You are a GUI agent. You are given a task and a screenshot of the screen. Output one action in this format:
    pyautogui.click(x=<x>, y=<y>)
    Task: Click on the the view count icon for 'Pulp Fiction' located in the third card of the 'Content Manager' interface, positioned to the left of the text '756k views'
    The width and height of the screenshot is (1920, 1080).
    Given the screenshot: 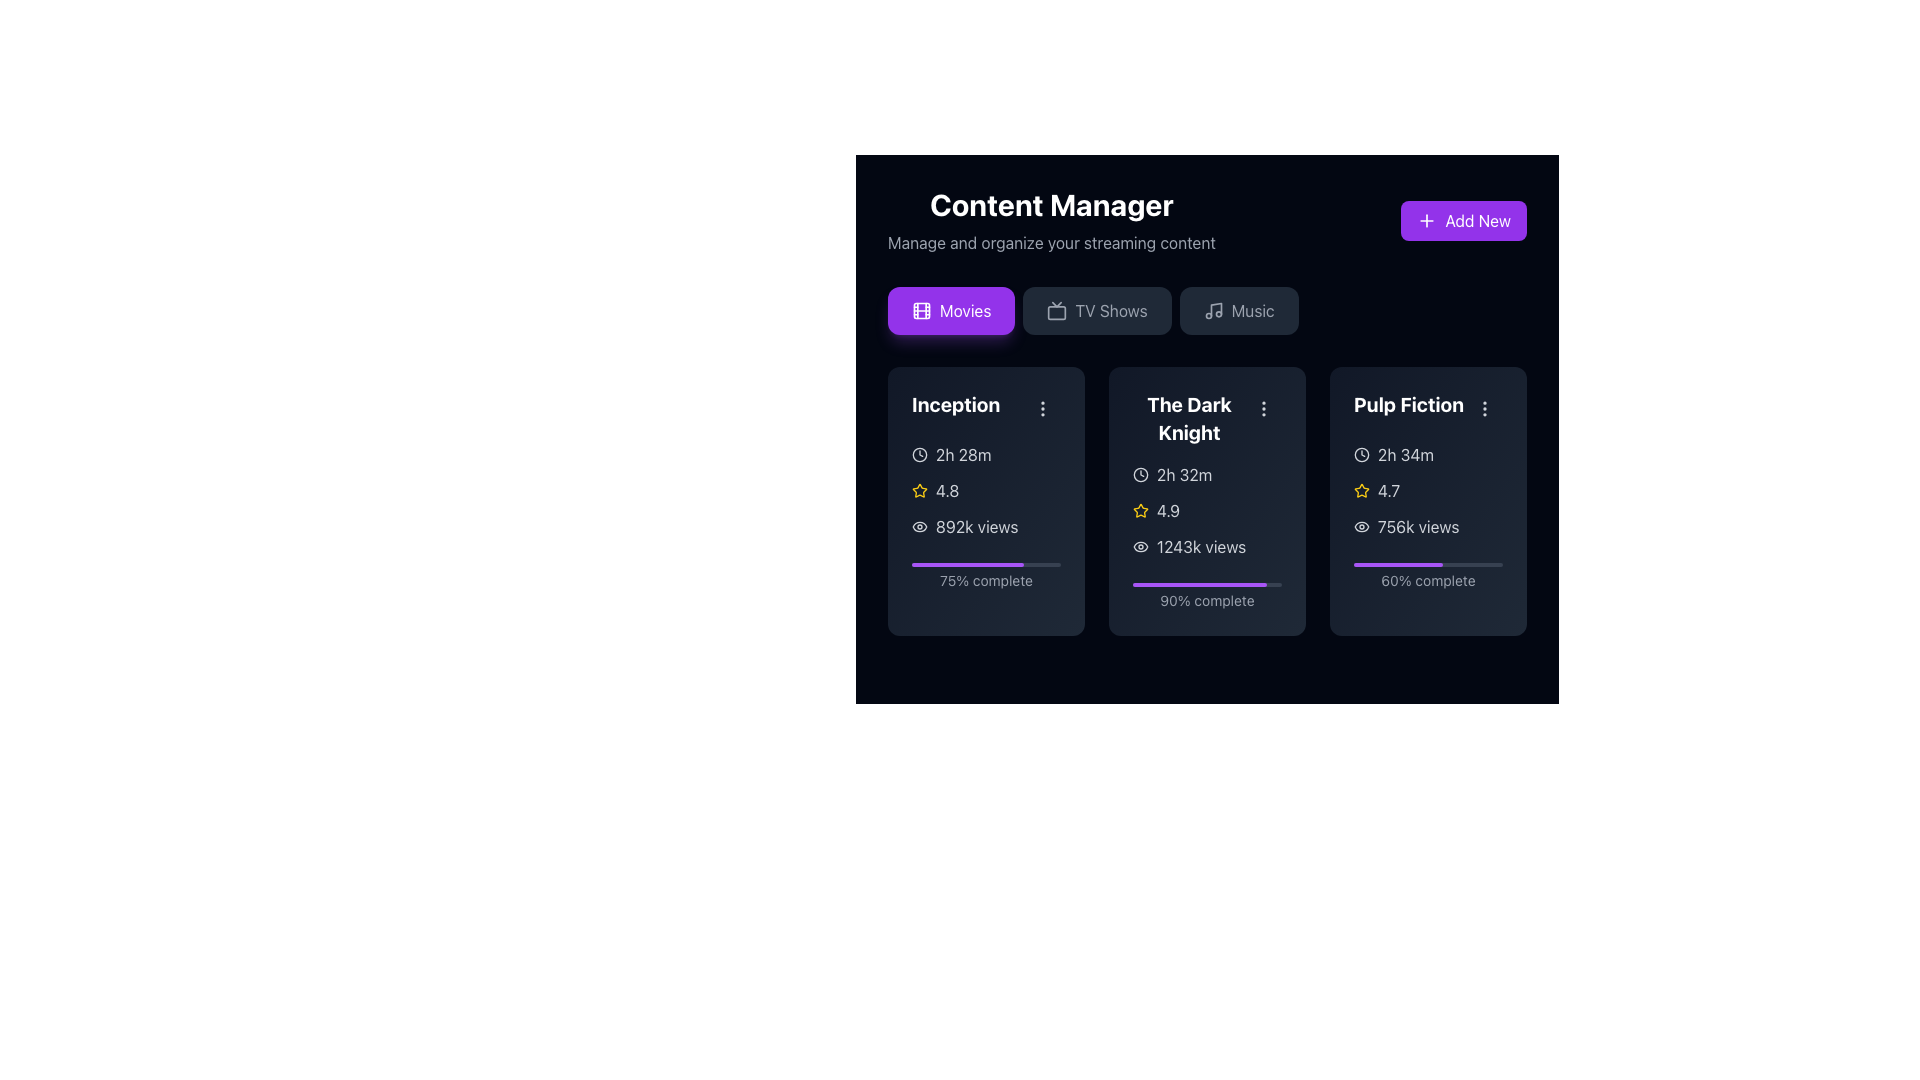 What is the action you would take?
    pyautogui.click(x=1361, y=526)
    